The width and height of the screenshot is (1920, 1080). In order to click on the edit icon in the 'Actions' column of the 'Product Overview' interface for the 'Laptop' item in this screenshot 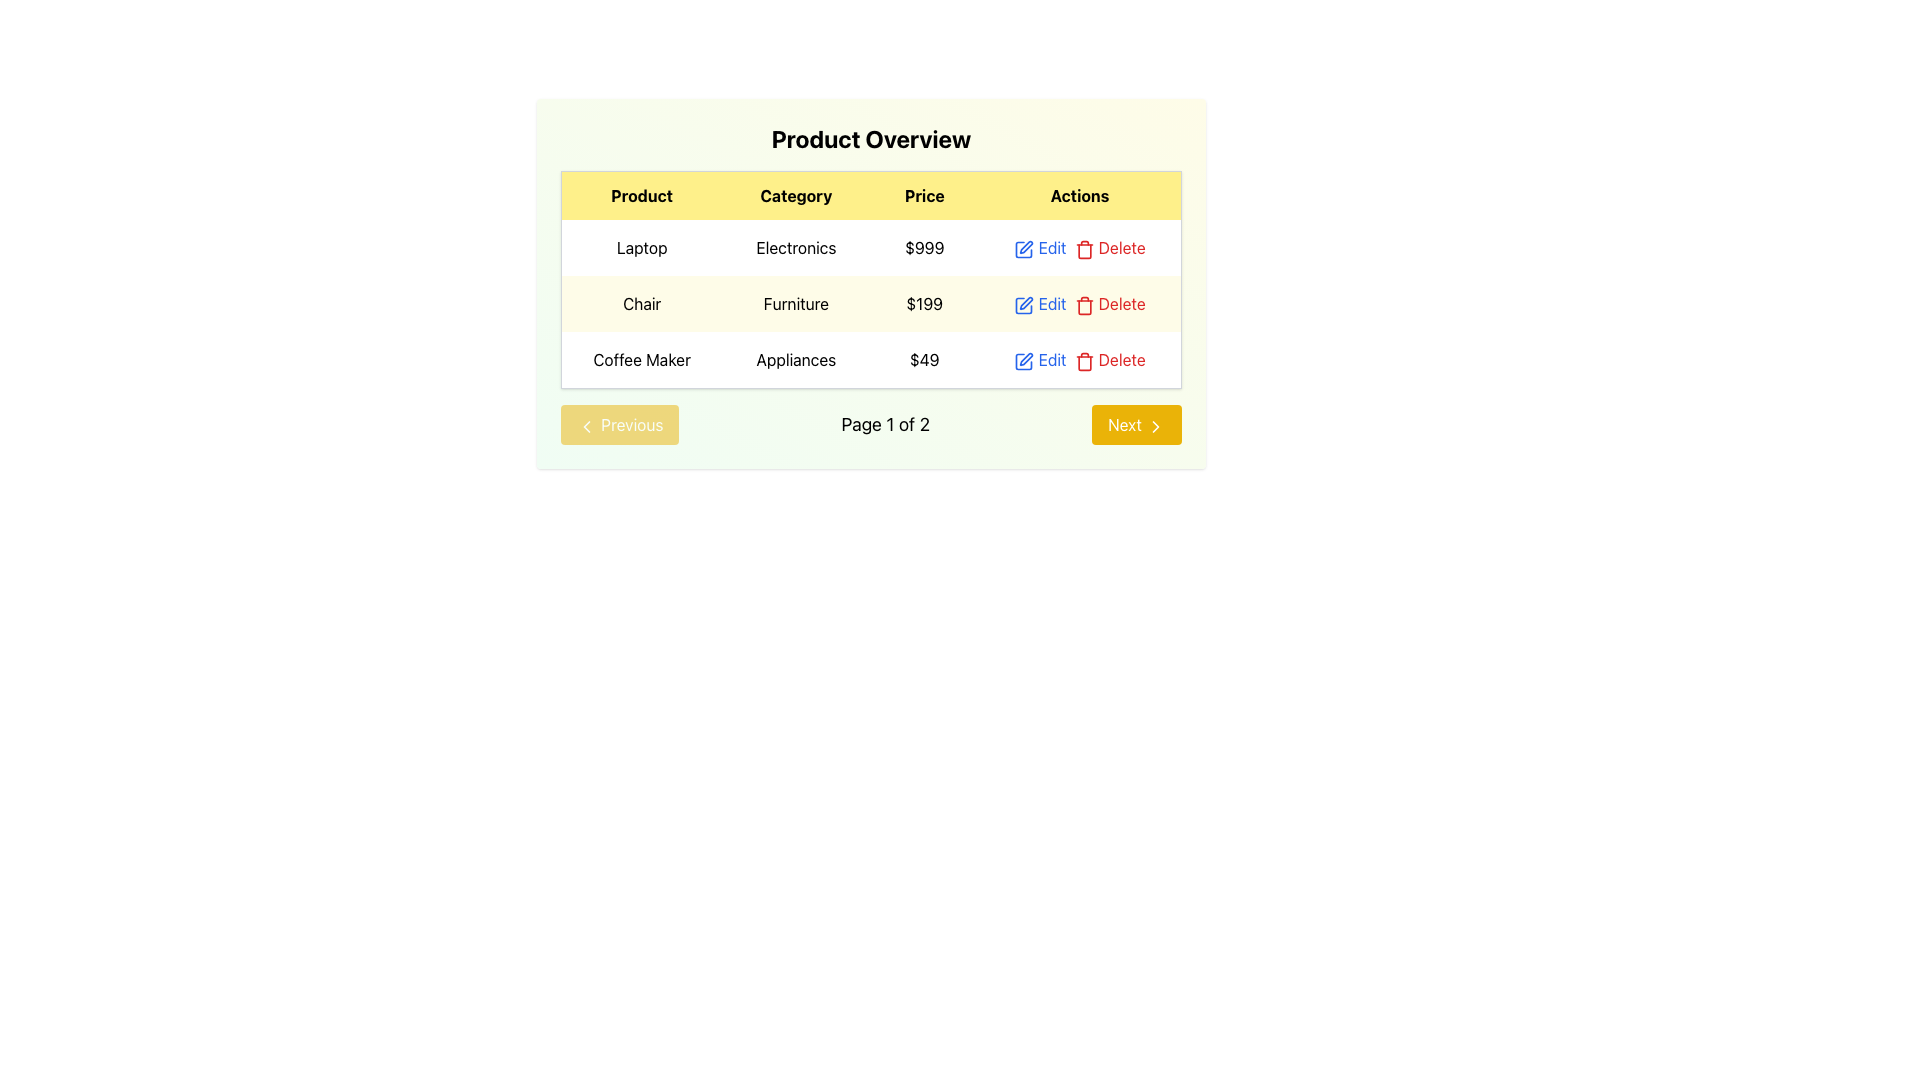, I will do `click(1027, 246)`.